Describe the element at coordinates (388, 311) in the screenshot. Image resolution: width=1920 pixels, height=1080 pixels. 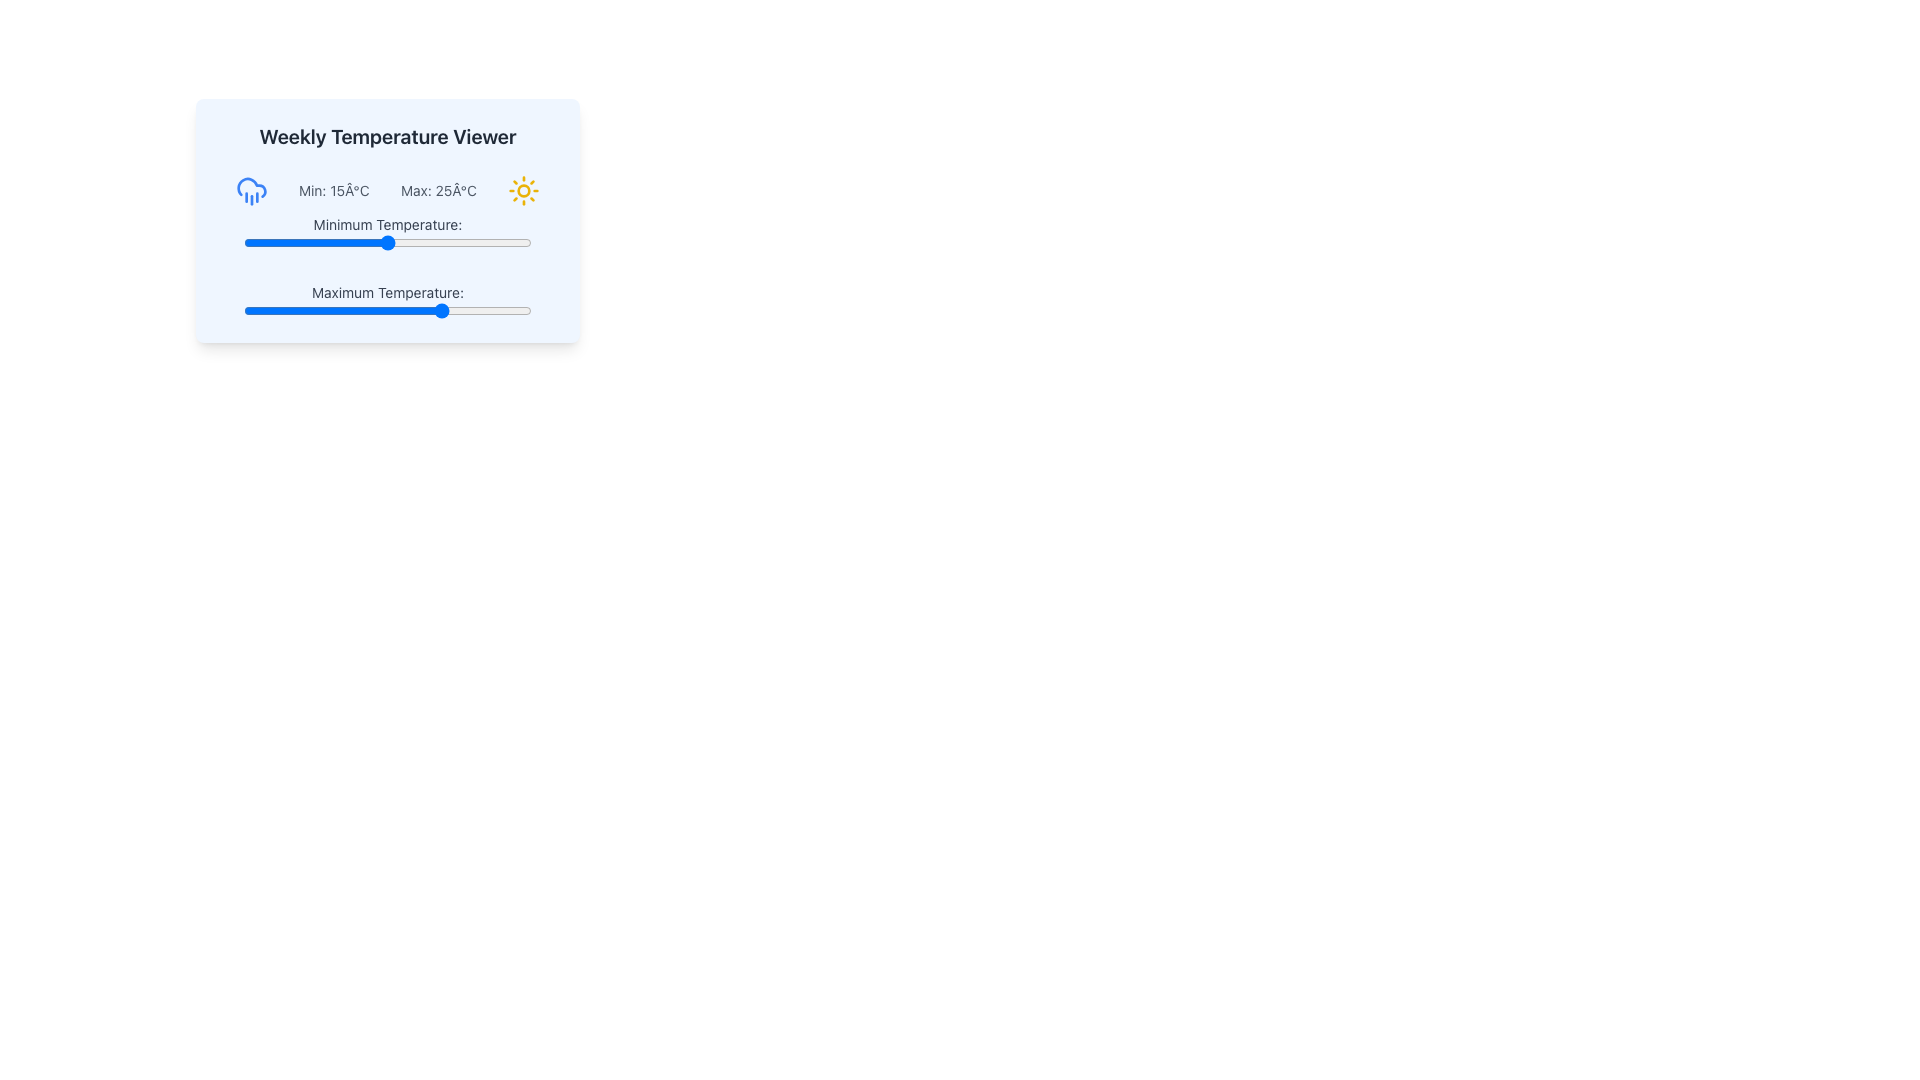
I see `the maximum temperature` at that location.